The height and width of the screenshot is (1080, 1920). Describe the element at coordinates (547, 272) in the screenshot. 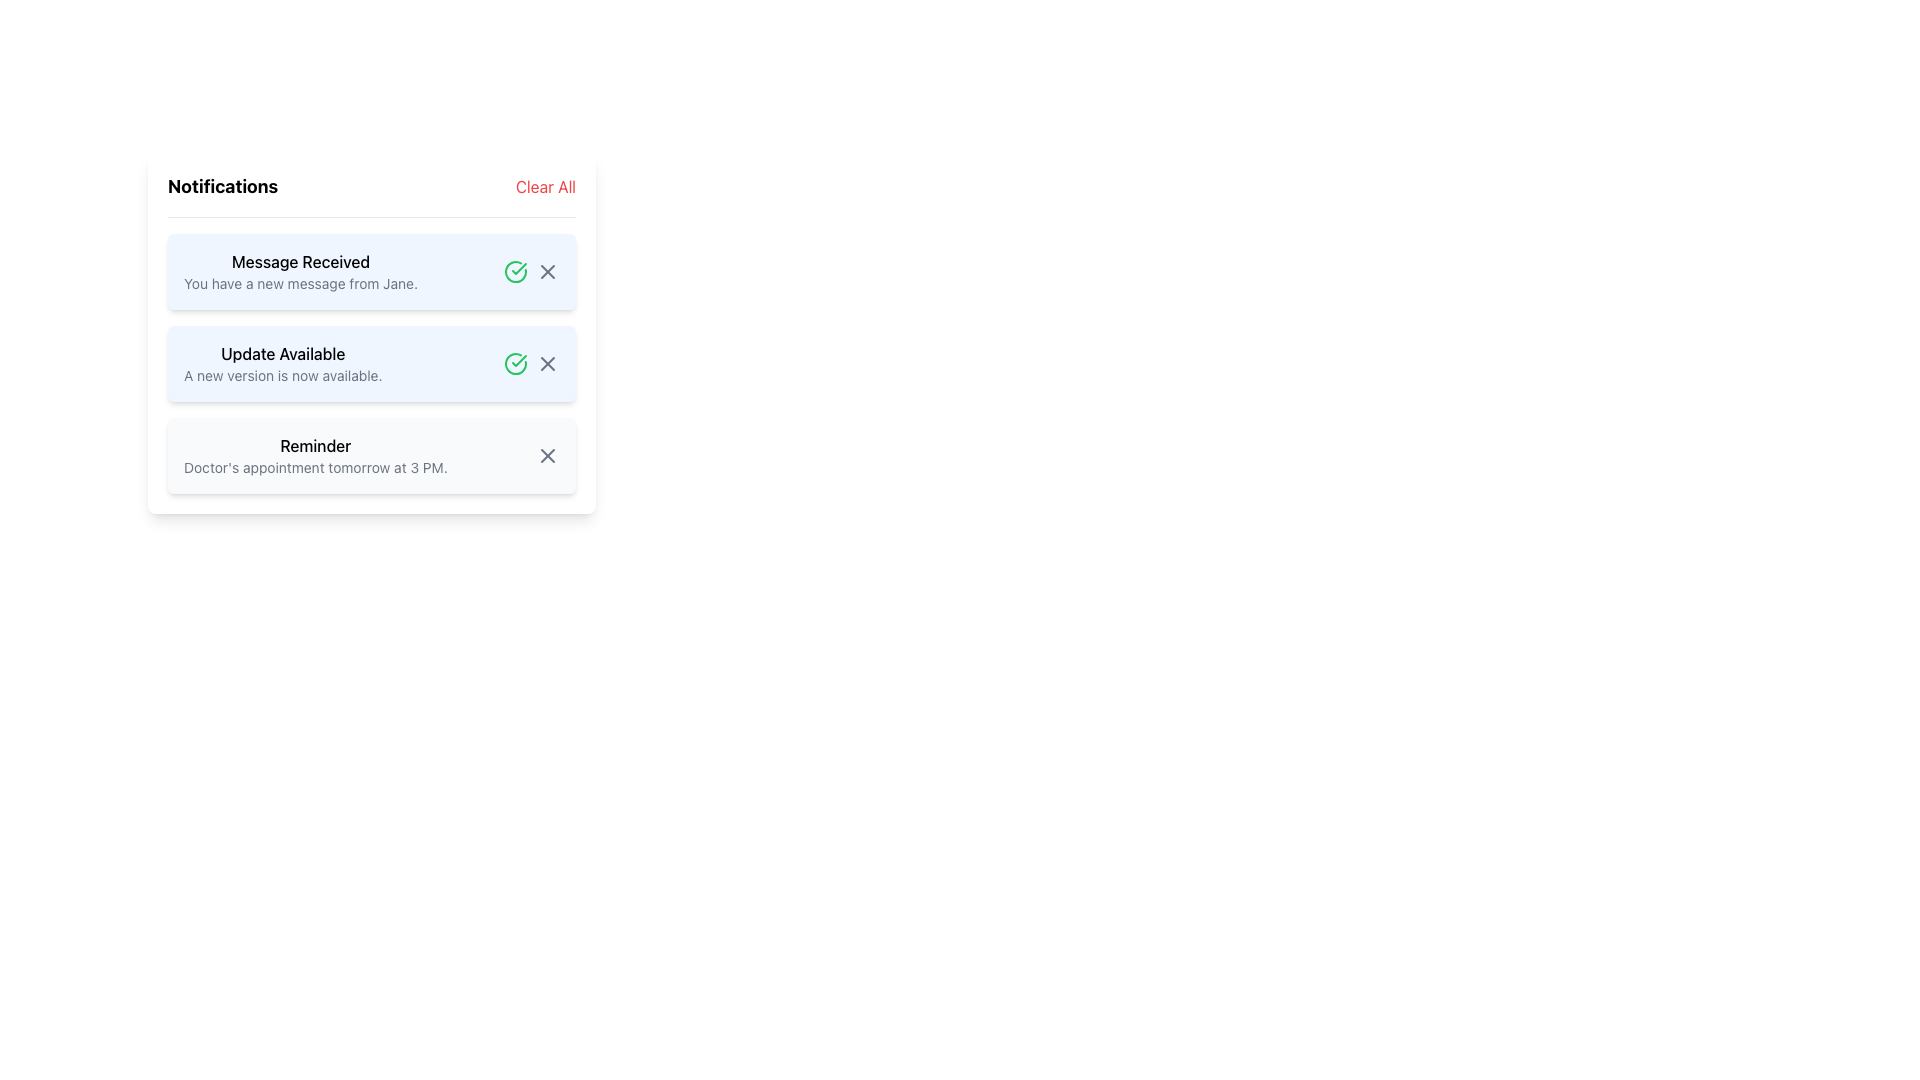

I see `the cross mark icon button` at that location.